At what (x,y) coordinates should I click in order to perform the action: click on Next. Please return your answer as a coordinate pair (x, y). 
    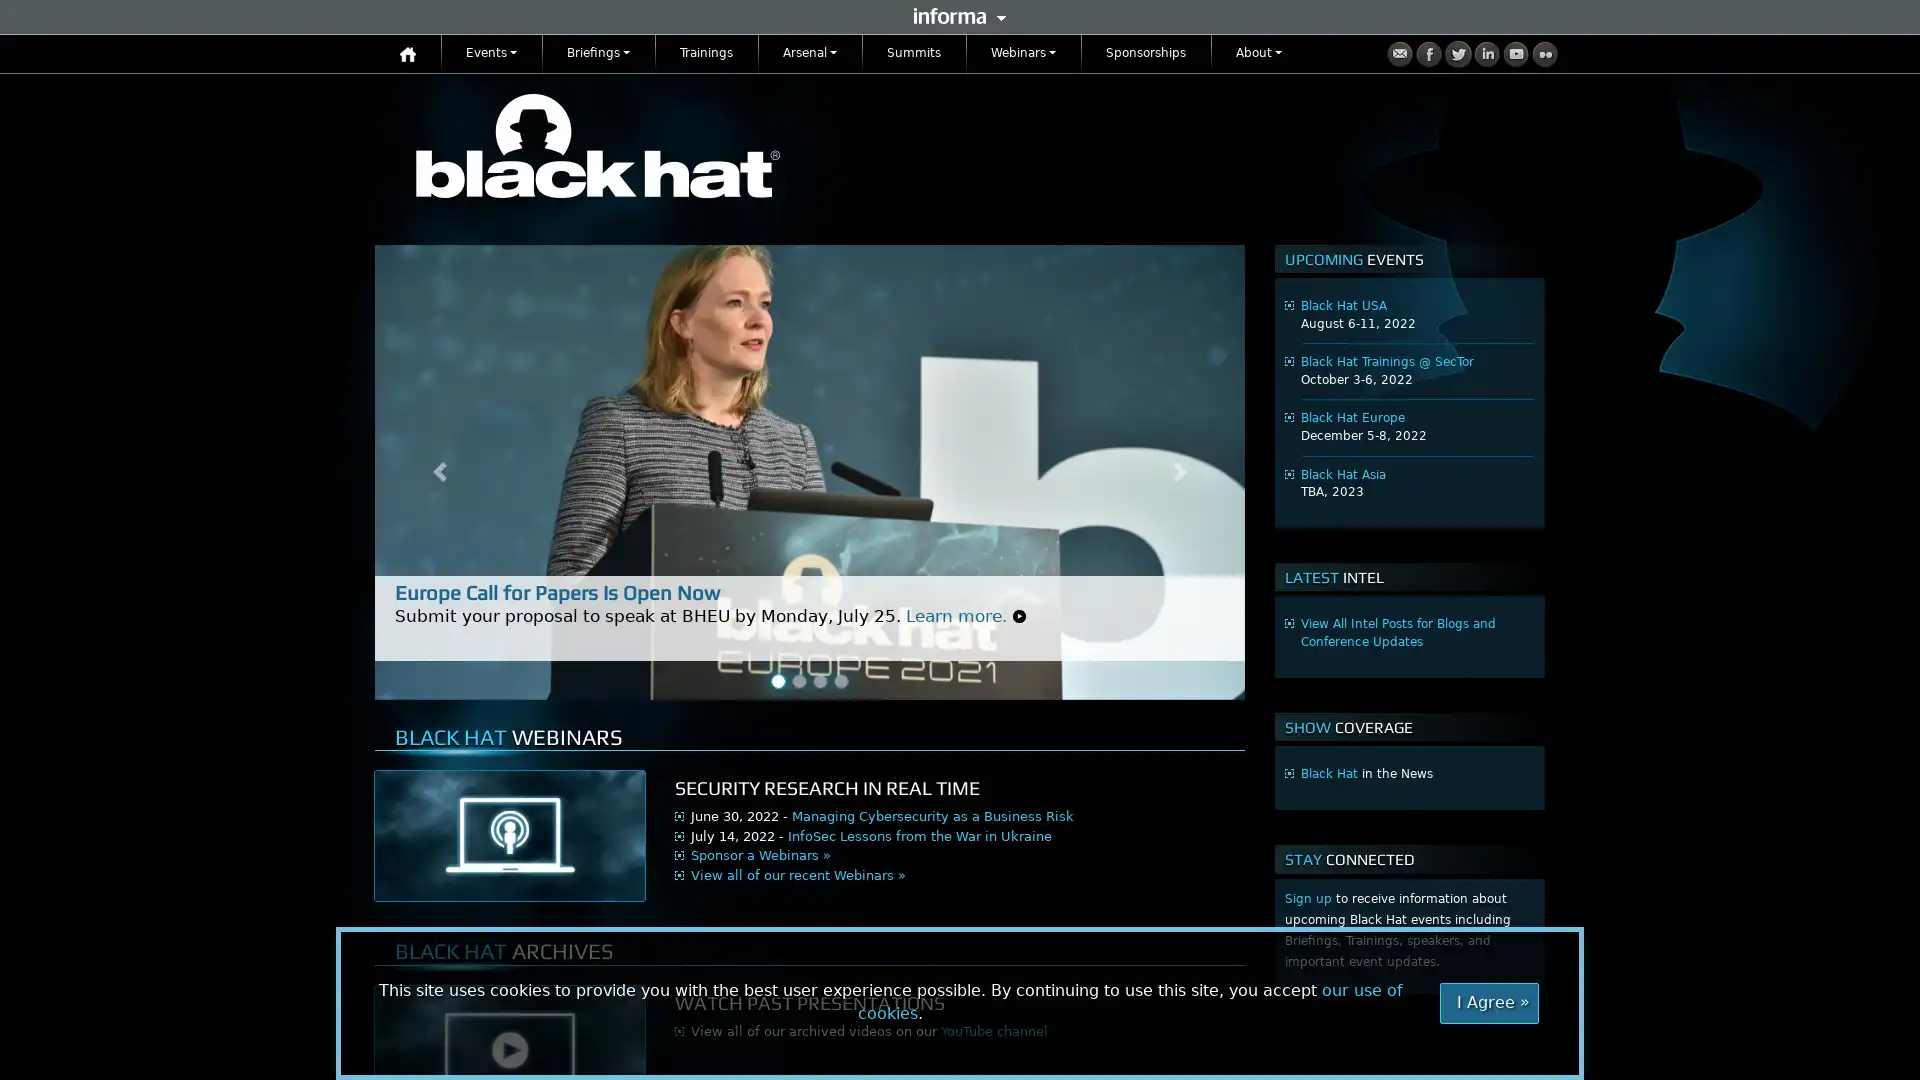
    Looking at the image, I should click on (1179, 471).